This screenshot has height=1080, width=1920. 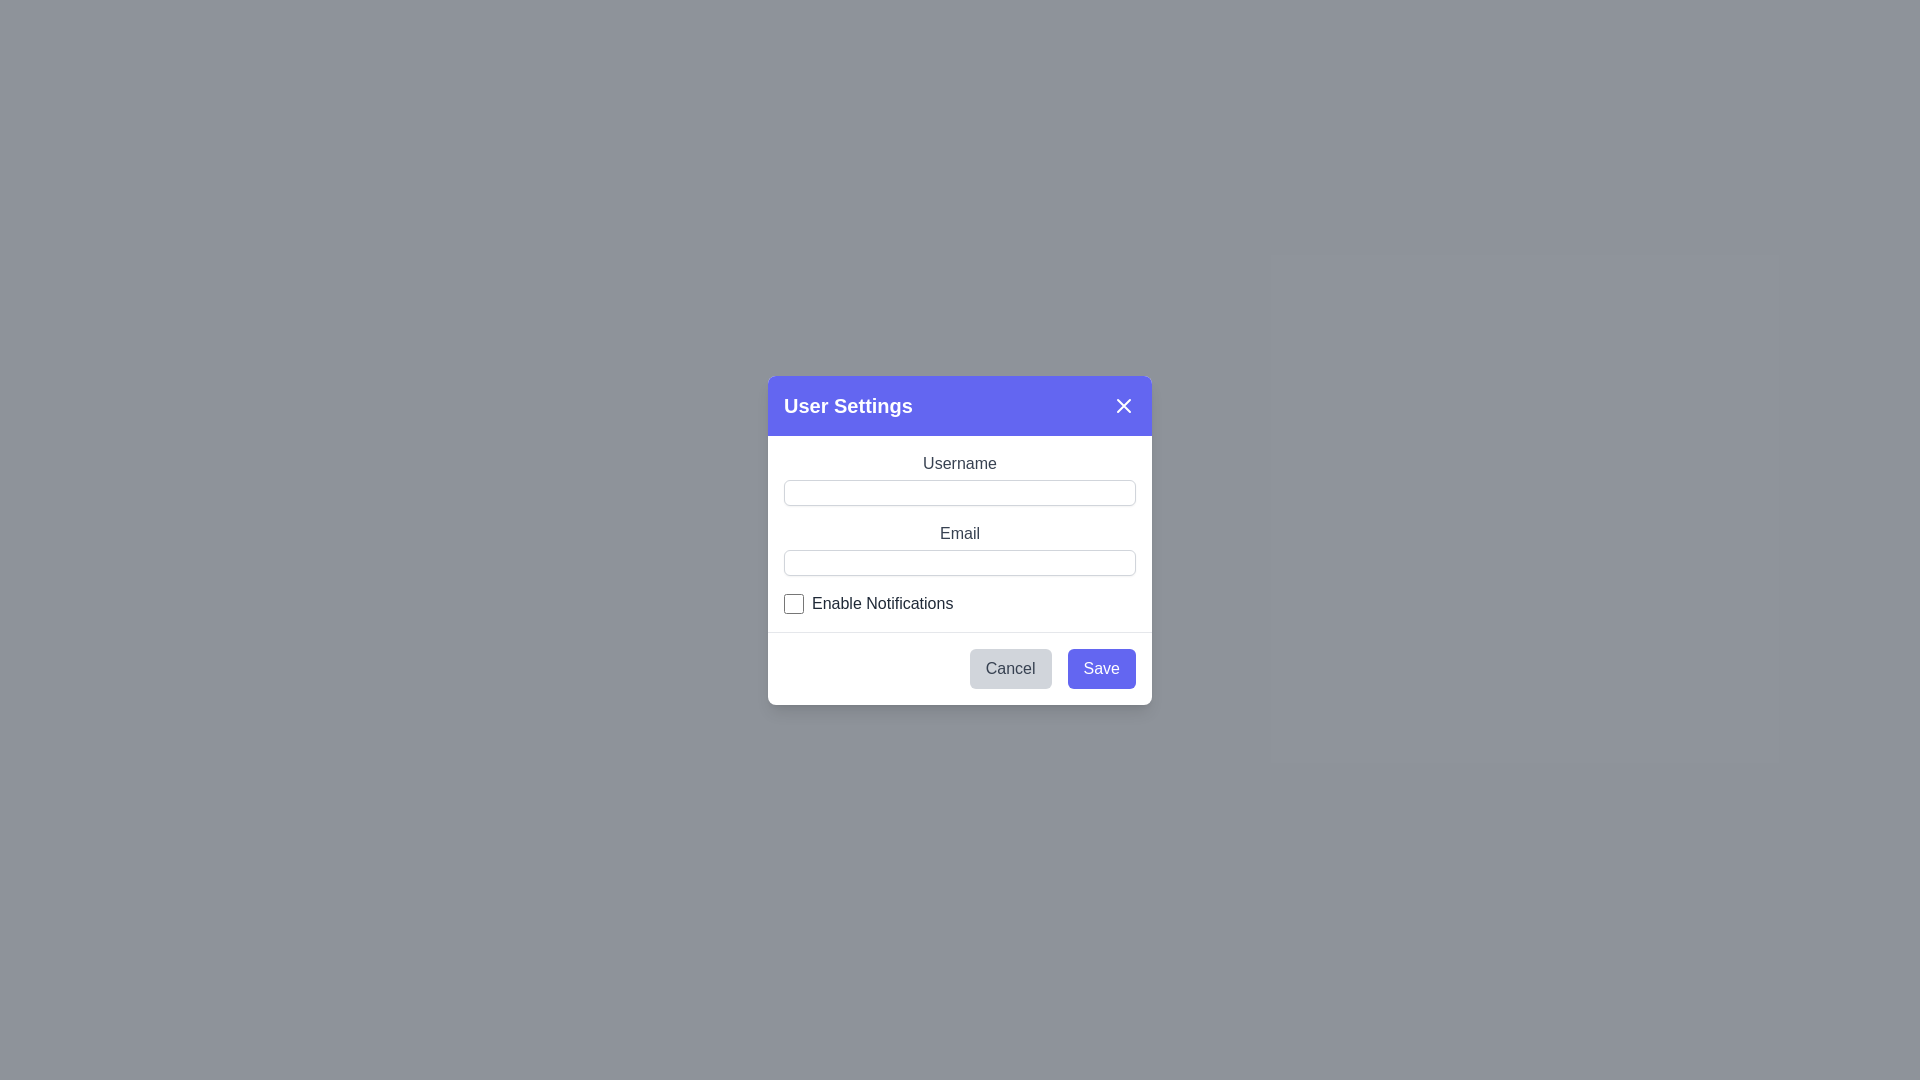 What do you see at coordinates (960, 602) in the screenshot?
I see `the checkbox labeled 'Enable Notifications'` at bounding box center [960, 602].